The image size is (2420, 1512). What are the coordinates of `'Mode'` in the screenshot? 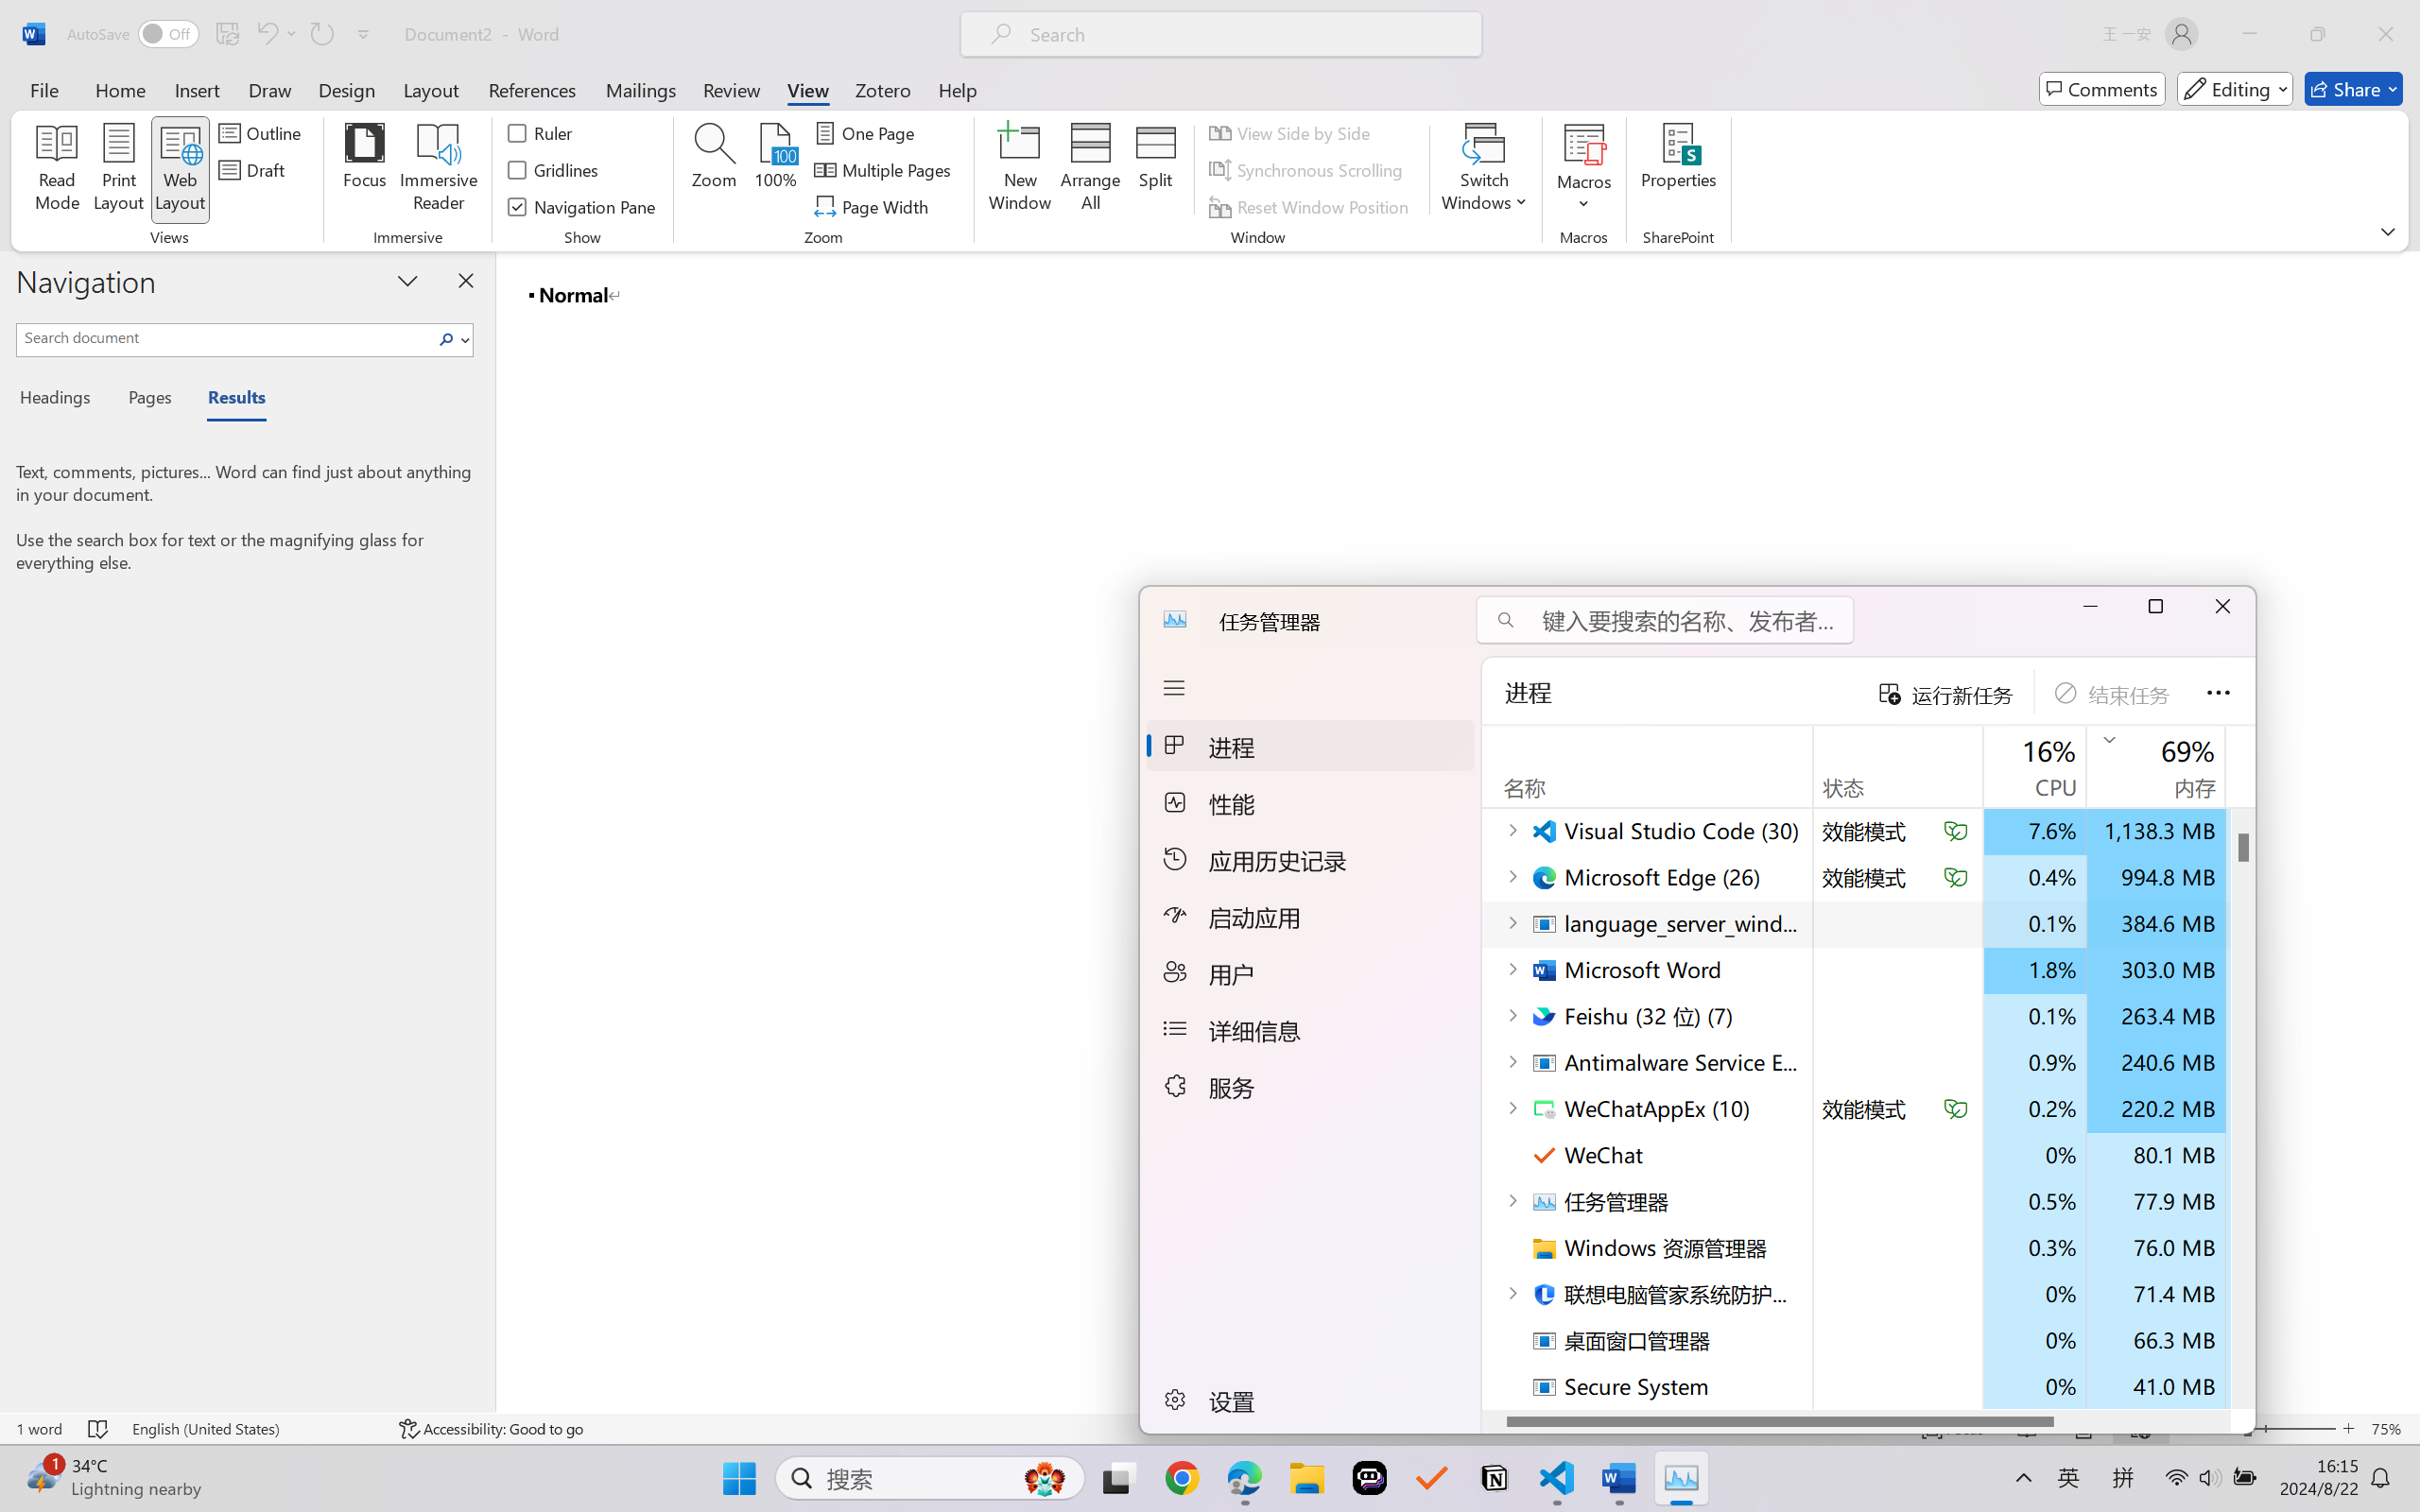 It's located at (2235, 88).